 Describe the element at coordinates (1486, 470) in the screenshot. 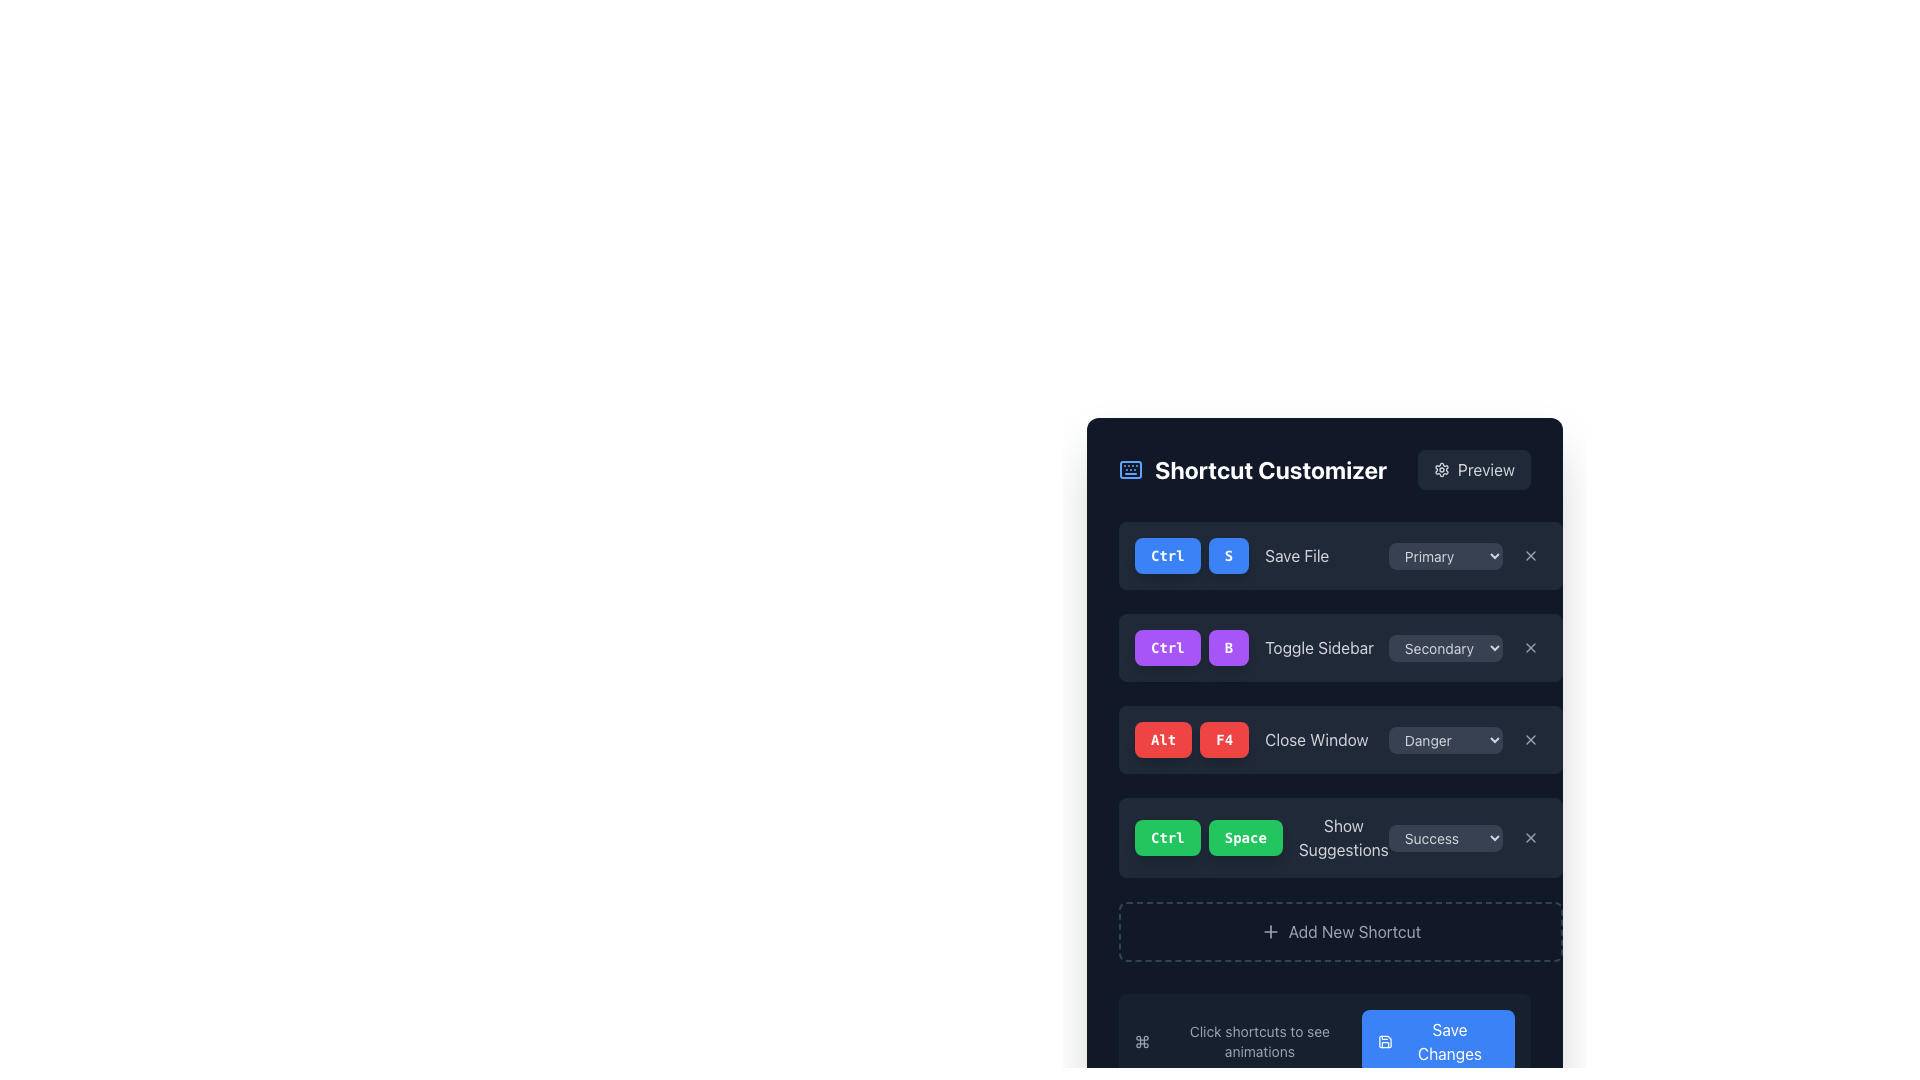

I see `the 'Preview' text label displayed in light gray against a dark background, located in the upper-right portion of the interface, to the right of a gear-shaped icon` at that location.